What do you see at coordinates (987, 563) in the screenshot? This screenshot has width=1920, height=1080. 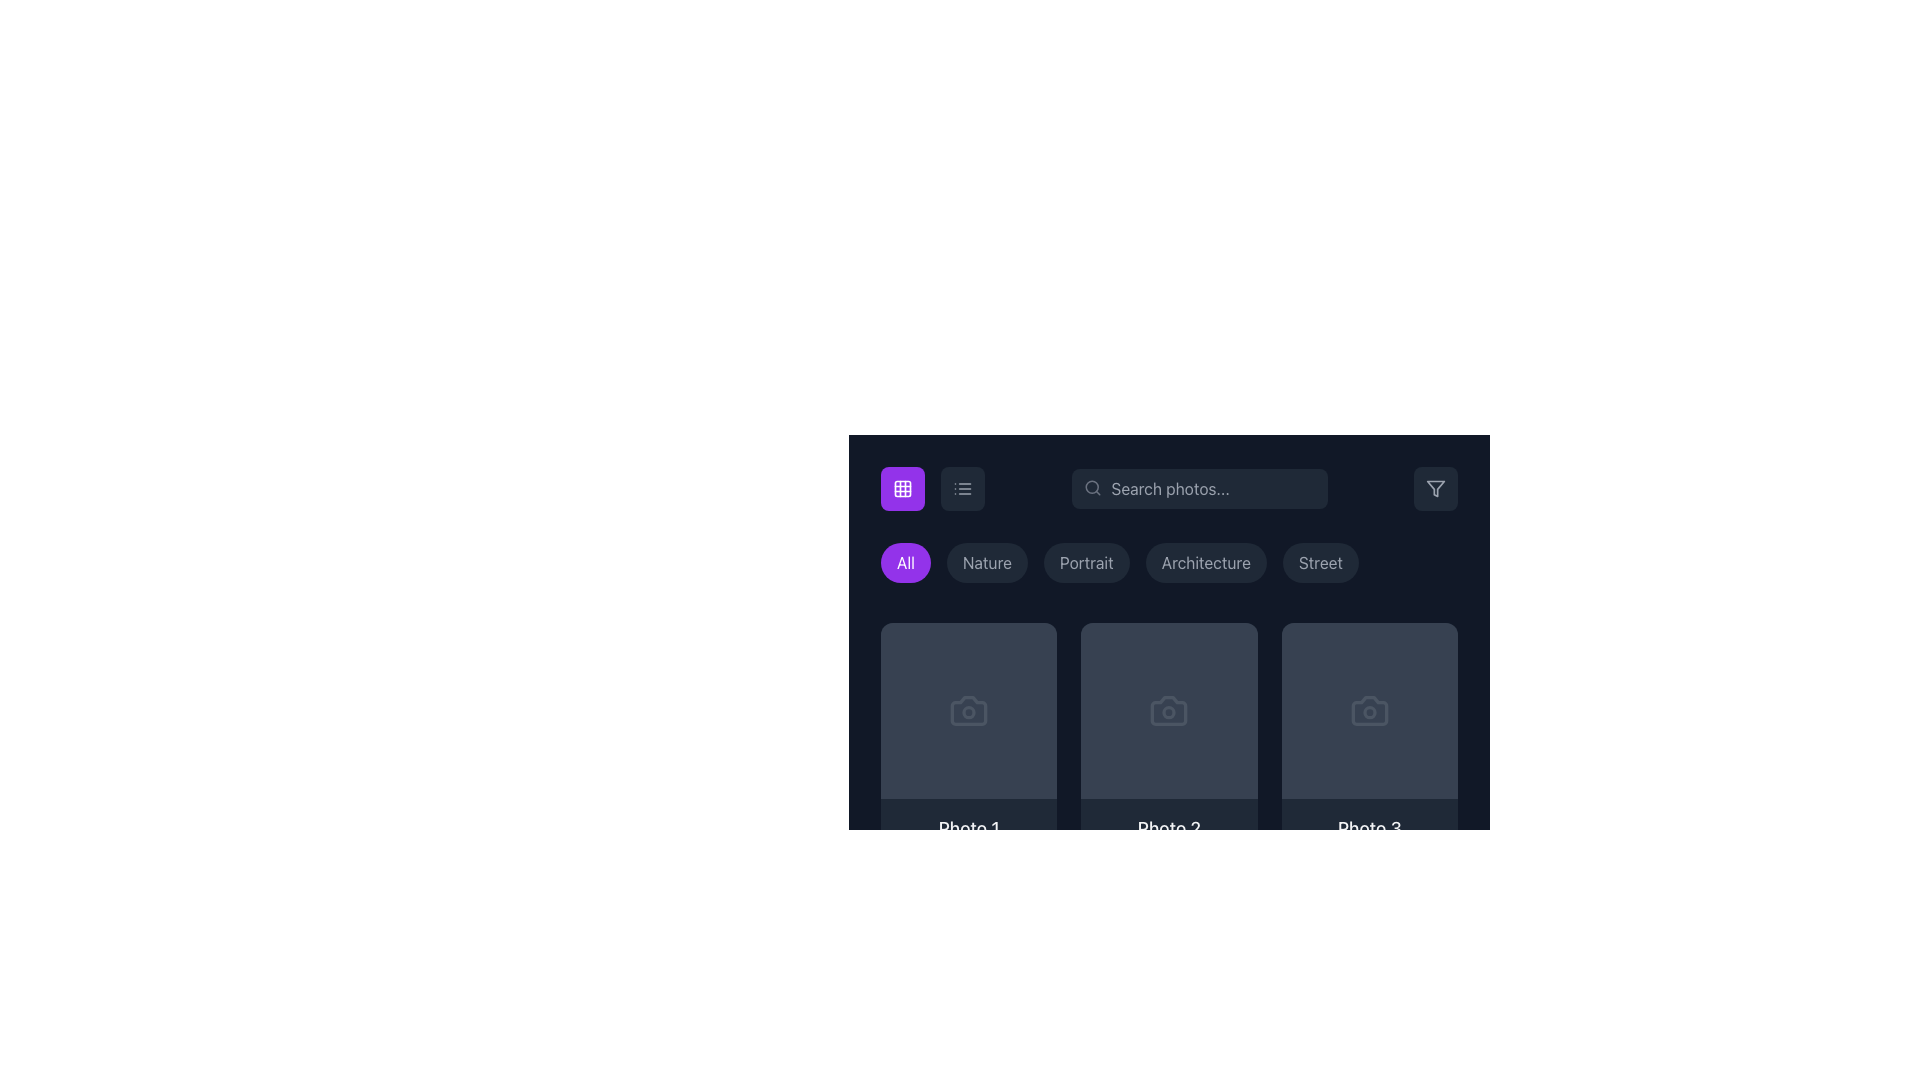 I see `the second interactive button in the horizontal button group` at bounding box center [987, 563].